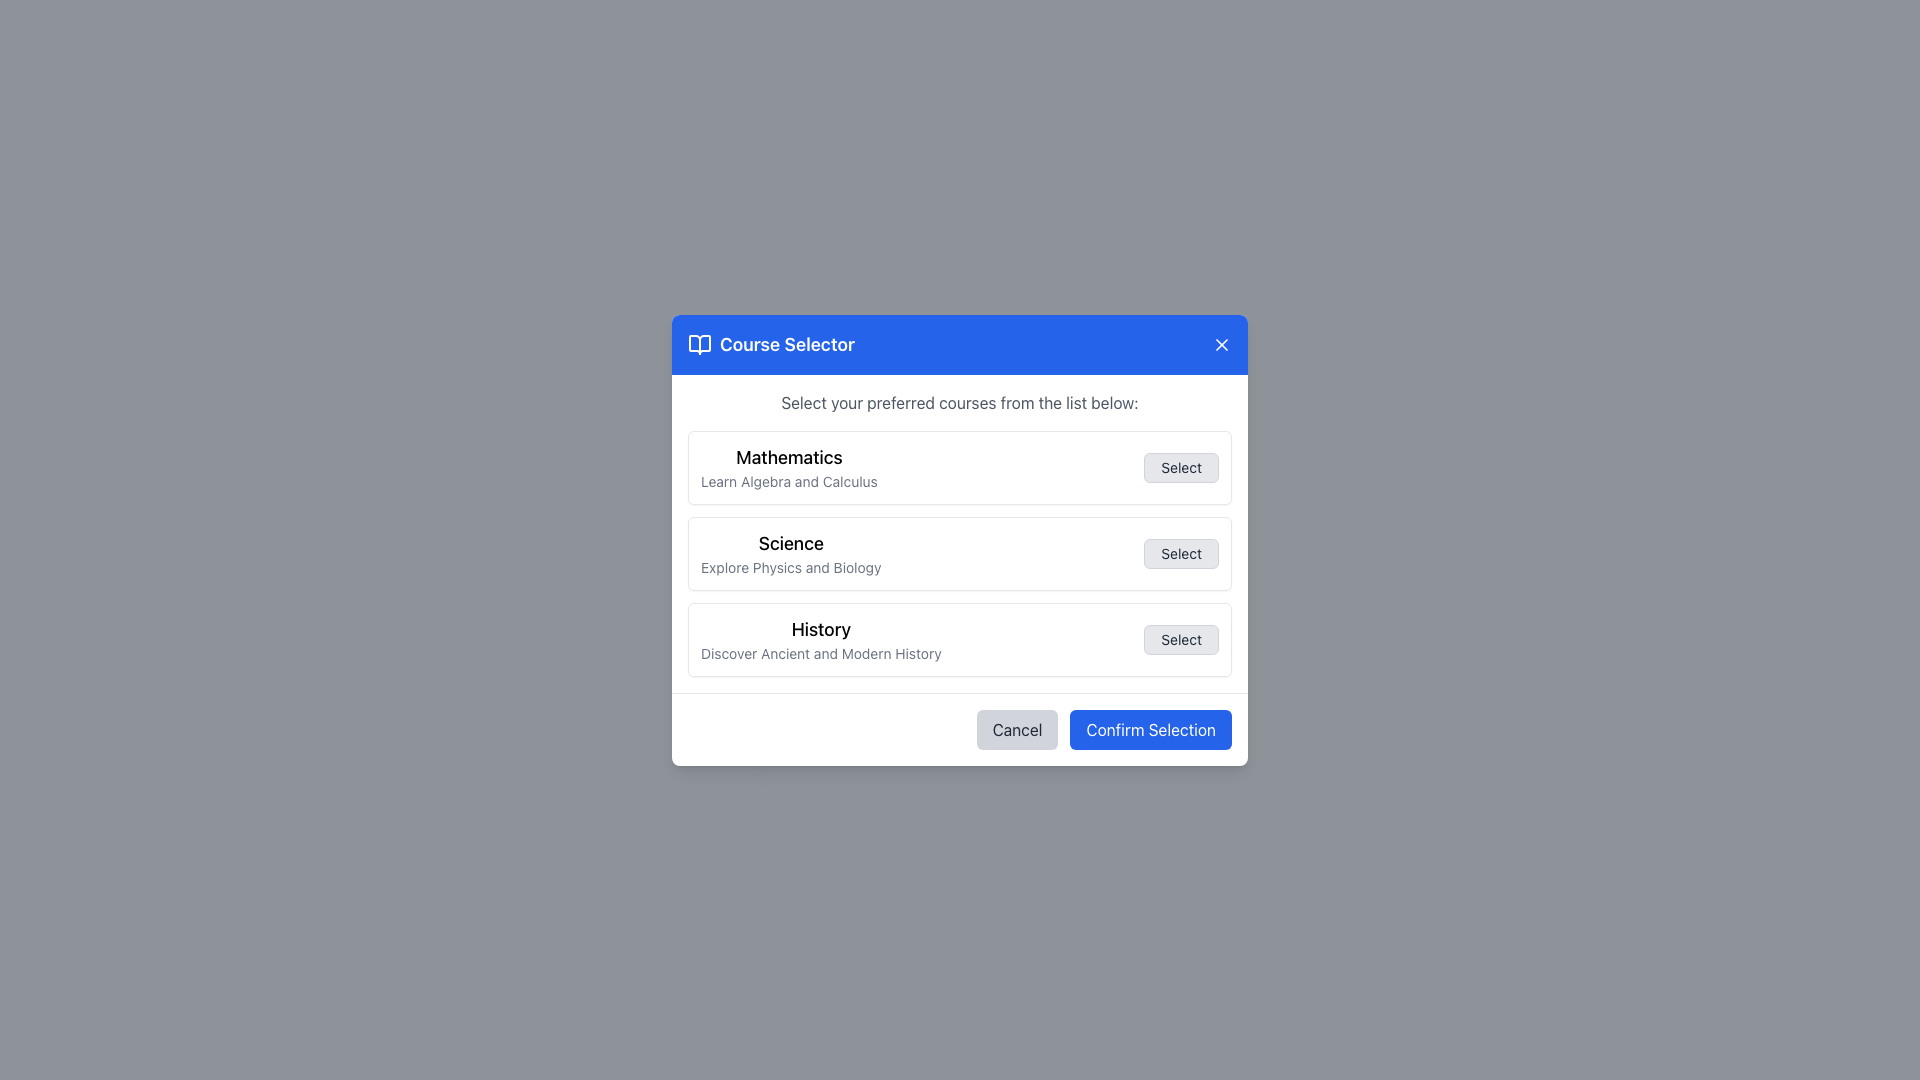  What do you see at coordinates (786, 343) in the screenshot?
I see `the 'Course Selector' text label, which is bold and prominently displayed on a blue header background, located next to a book icon in the modal dialog's header` at bounding box center [786, 343].